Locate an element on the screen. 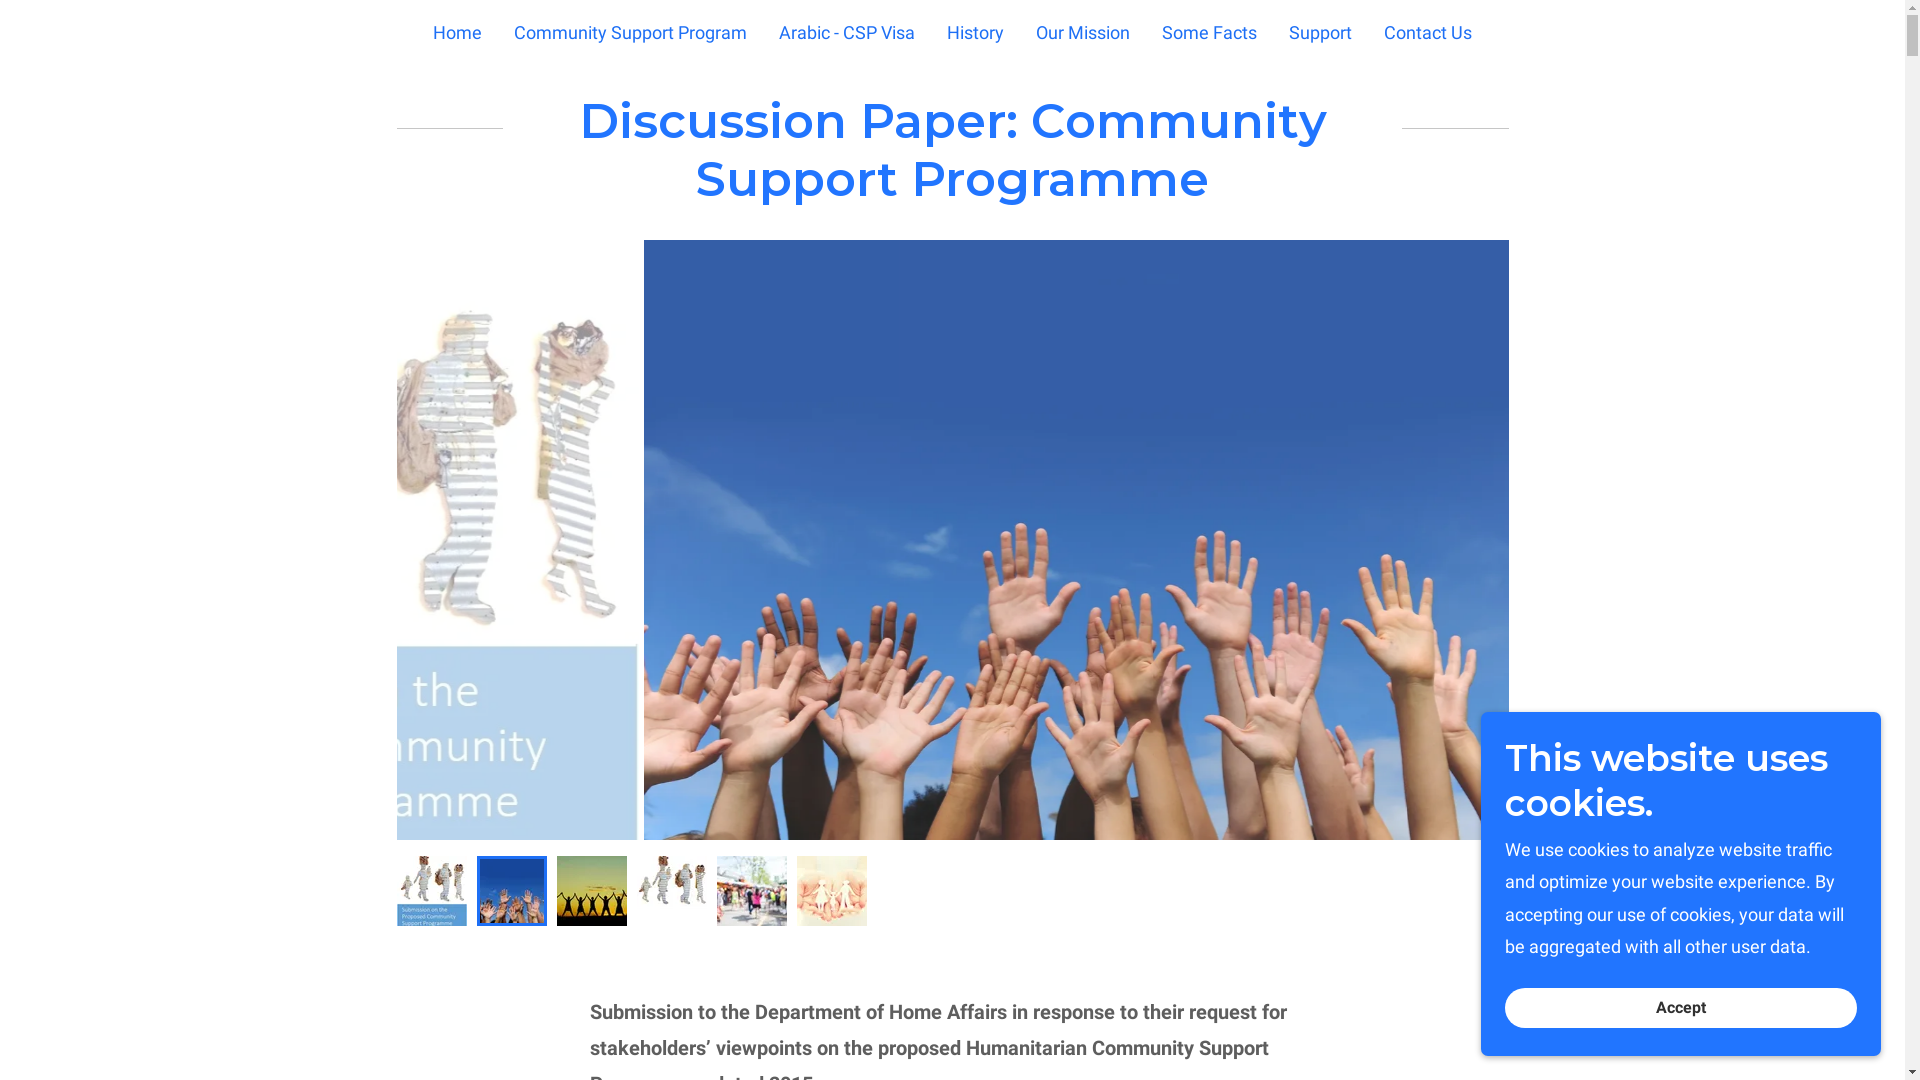 The image size is (1920, 1080). 'Home' is located at coordinates (456, 31).